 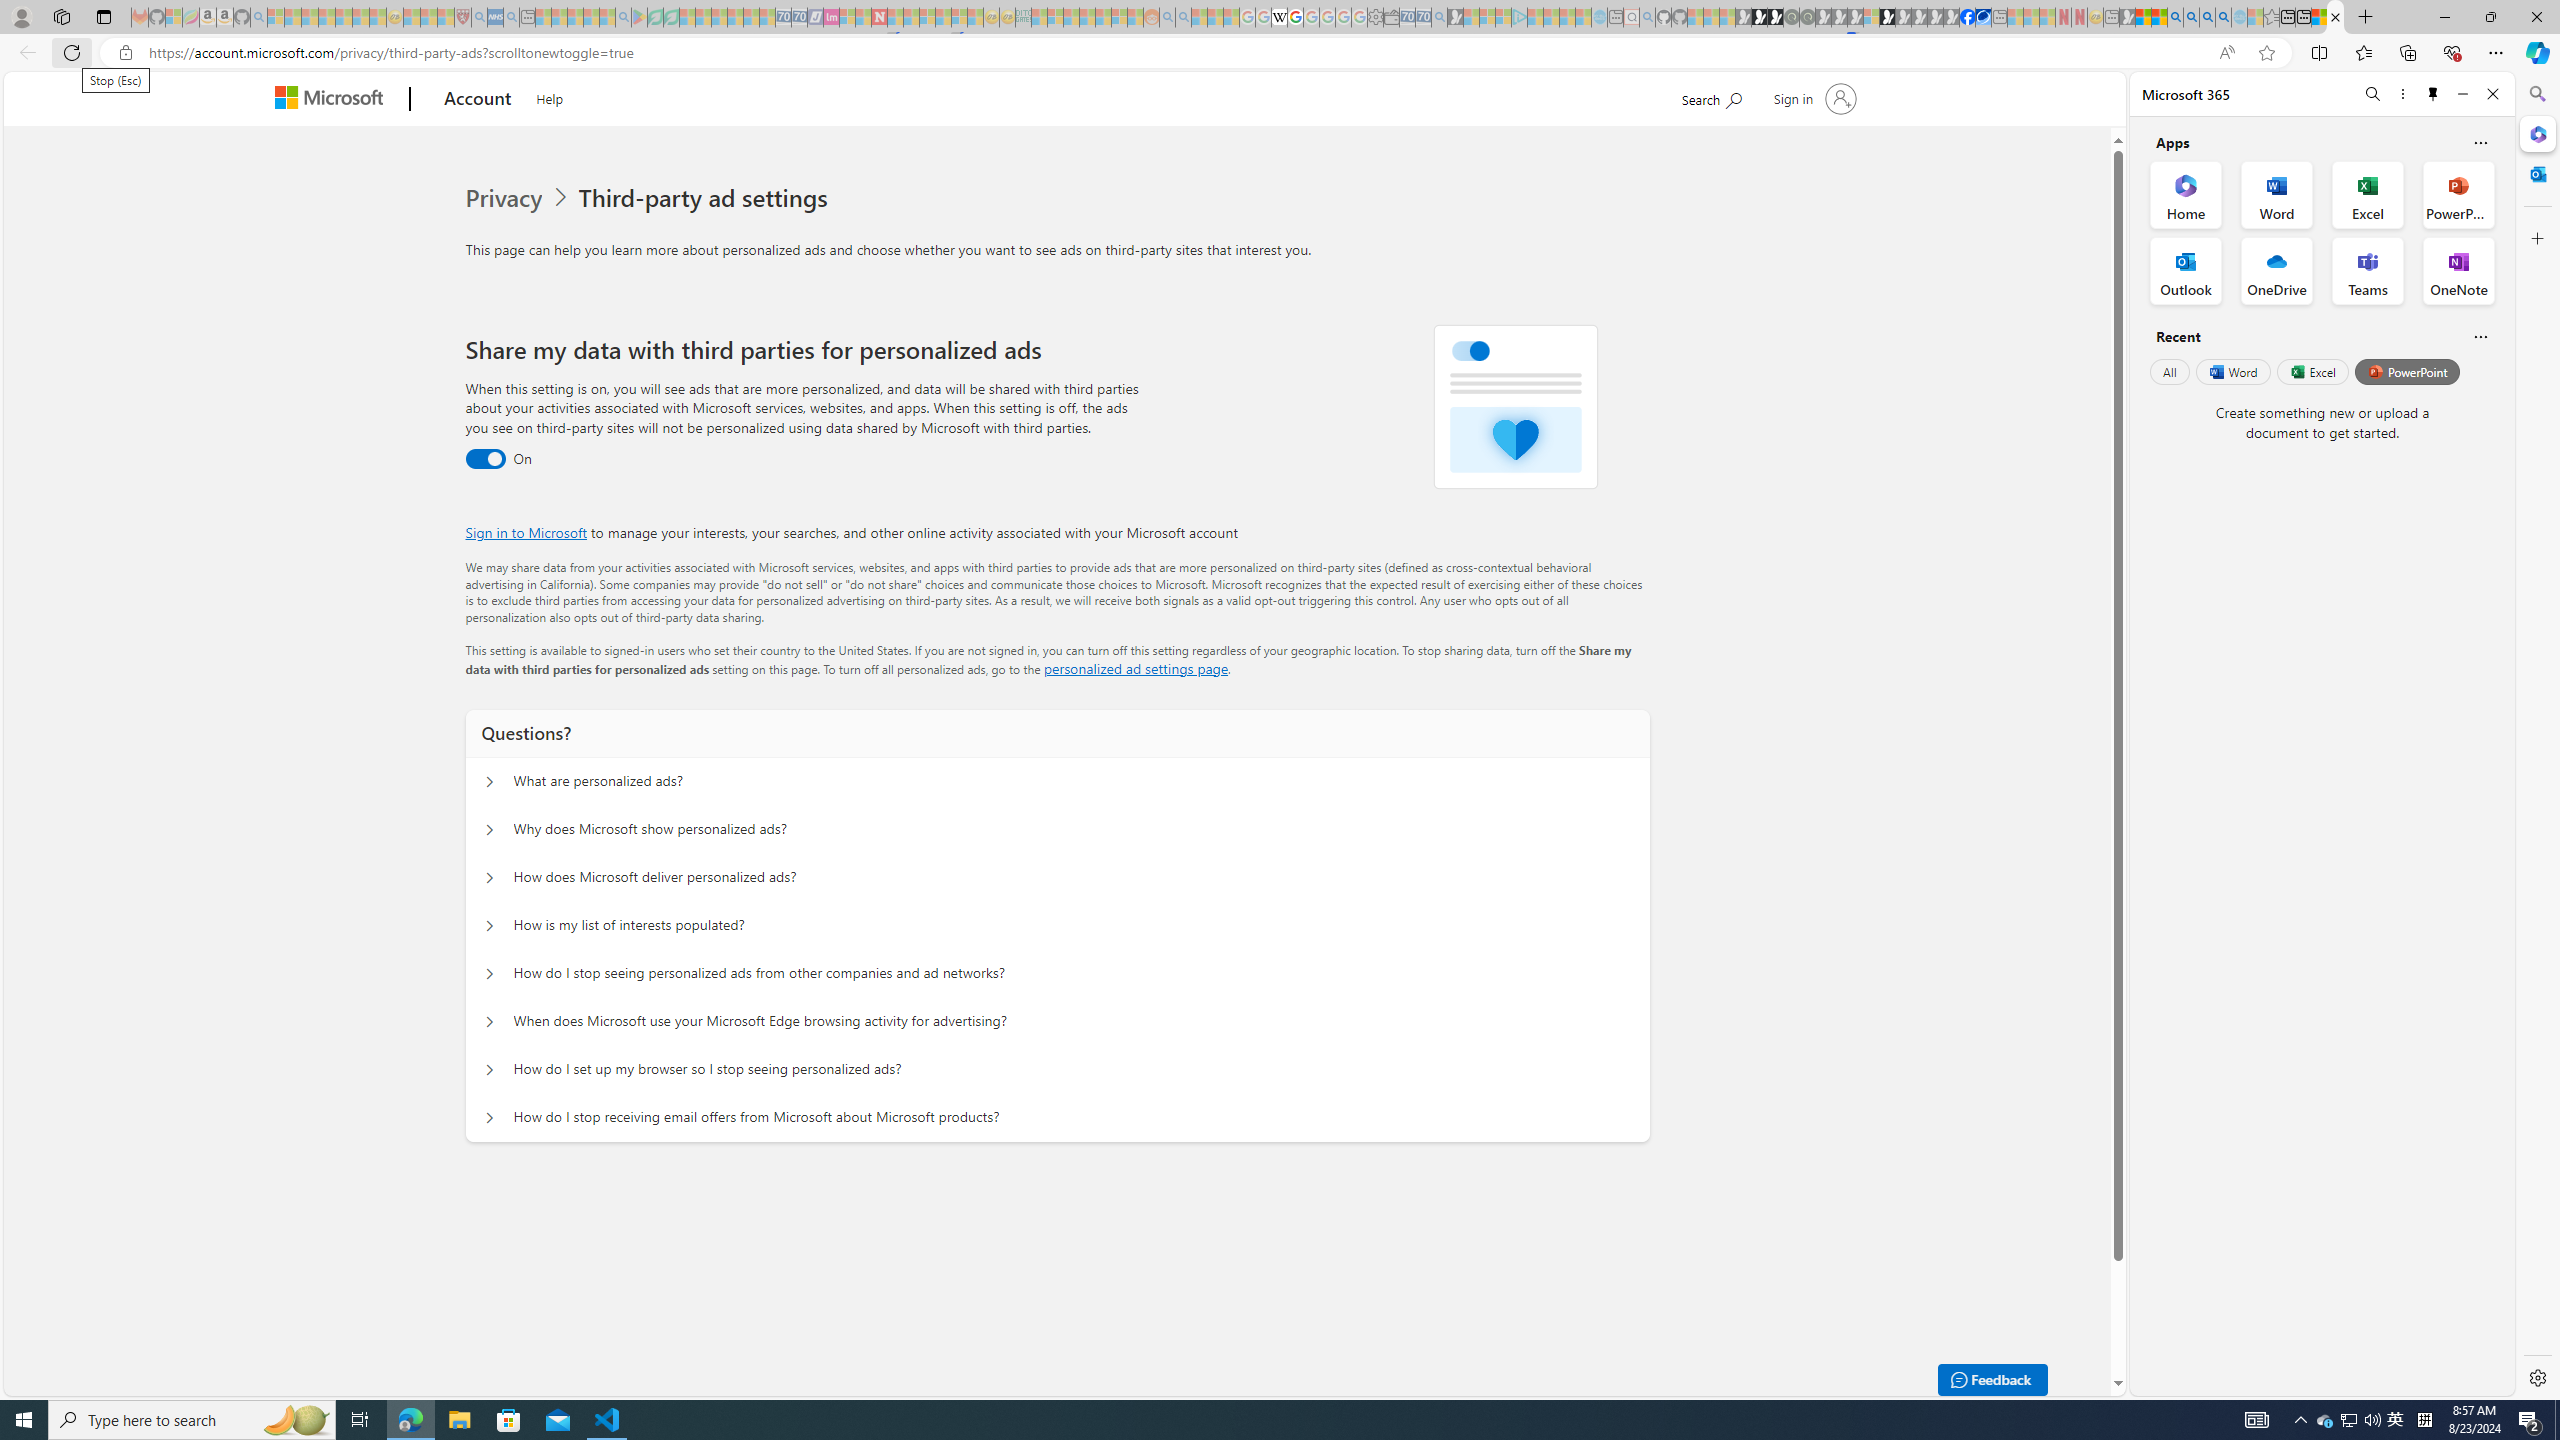 What do you see at coordinates (2368, 271) in the screenshot?
I see `'Teams Office App'` at bounding box center [2368, 271].